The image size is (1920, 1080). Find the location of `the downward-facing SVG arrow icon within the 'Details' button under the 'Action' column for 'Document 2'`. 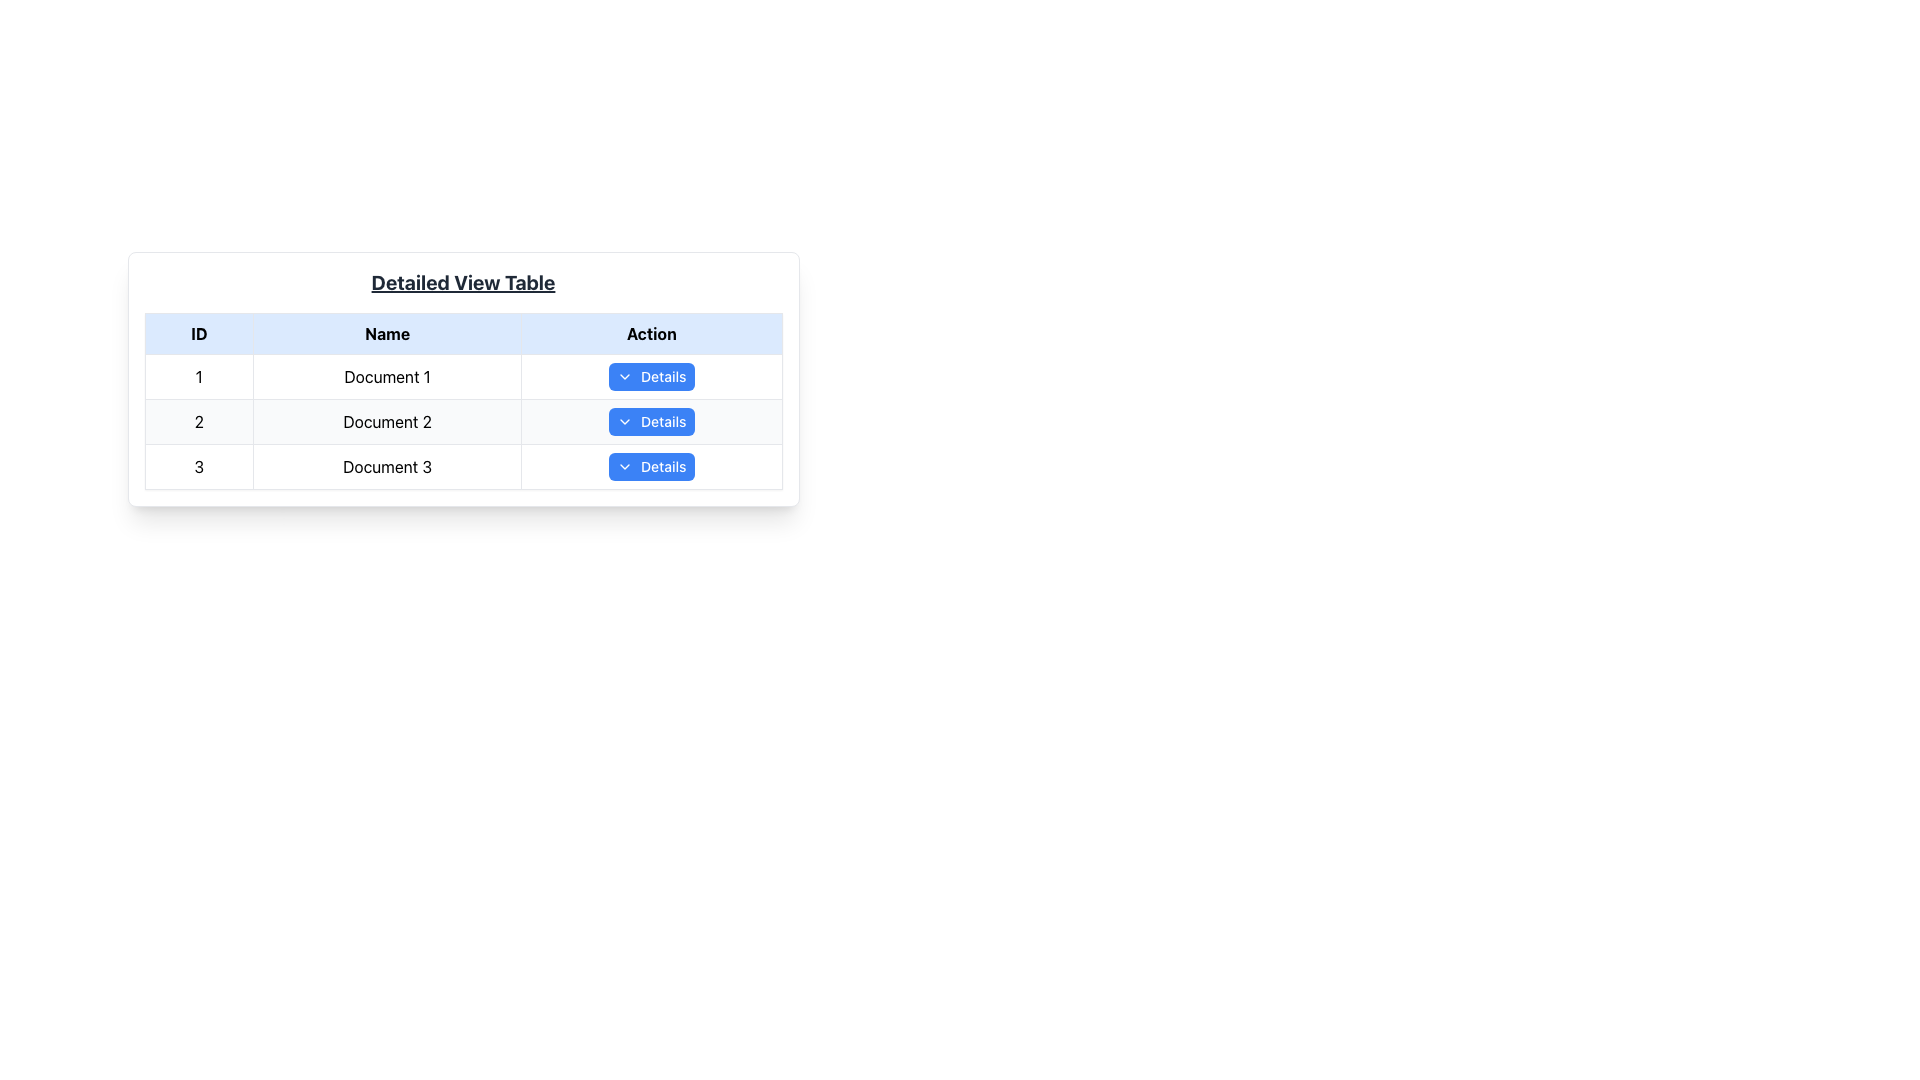

the downward-facing SVG arrow icon within the 'Details' button under the 'Action' column for 'Document 2' is located at coordinates (624, 420).